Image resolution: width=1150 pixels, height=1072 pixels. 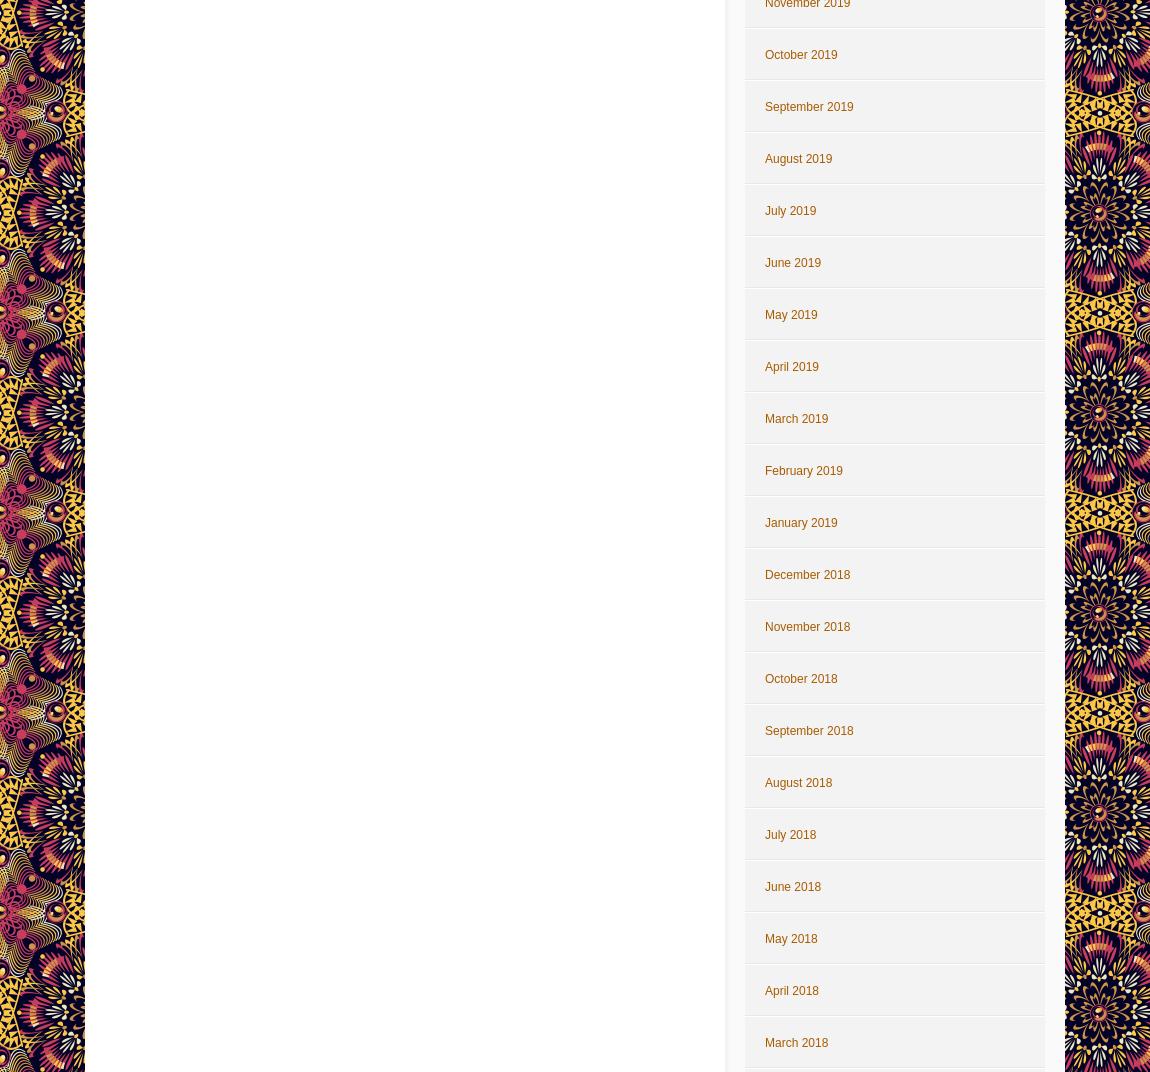 I want to click on 'January 2019', so click(x=799, y=523).